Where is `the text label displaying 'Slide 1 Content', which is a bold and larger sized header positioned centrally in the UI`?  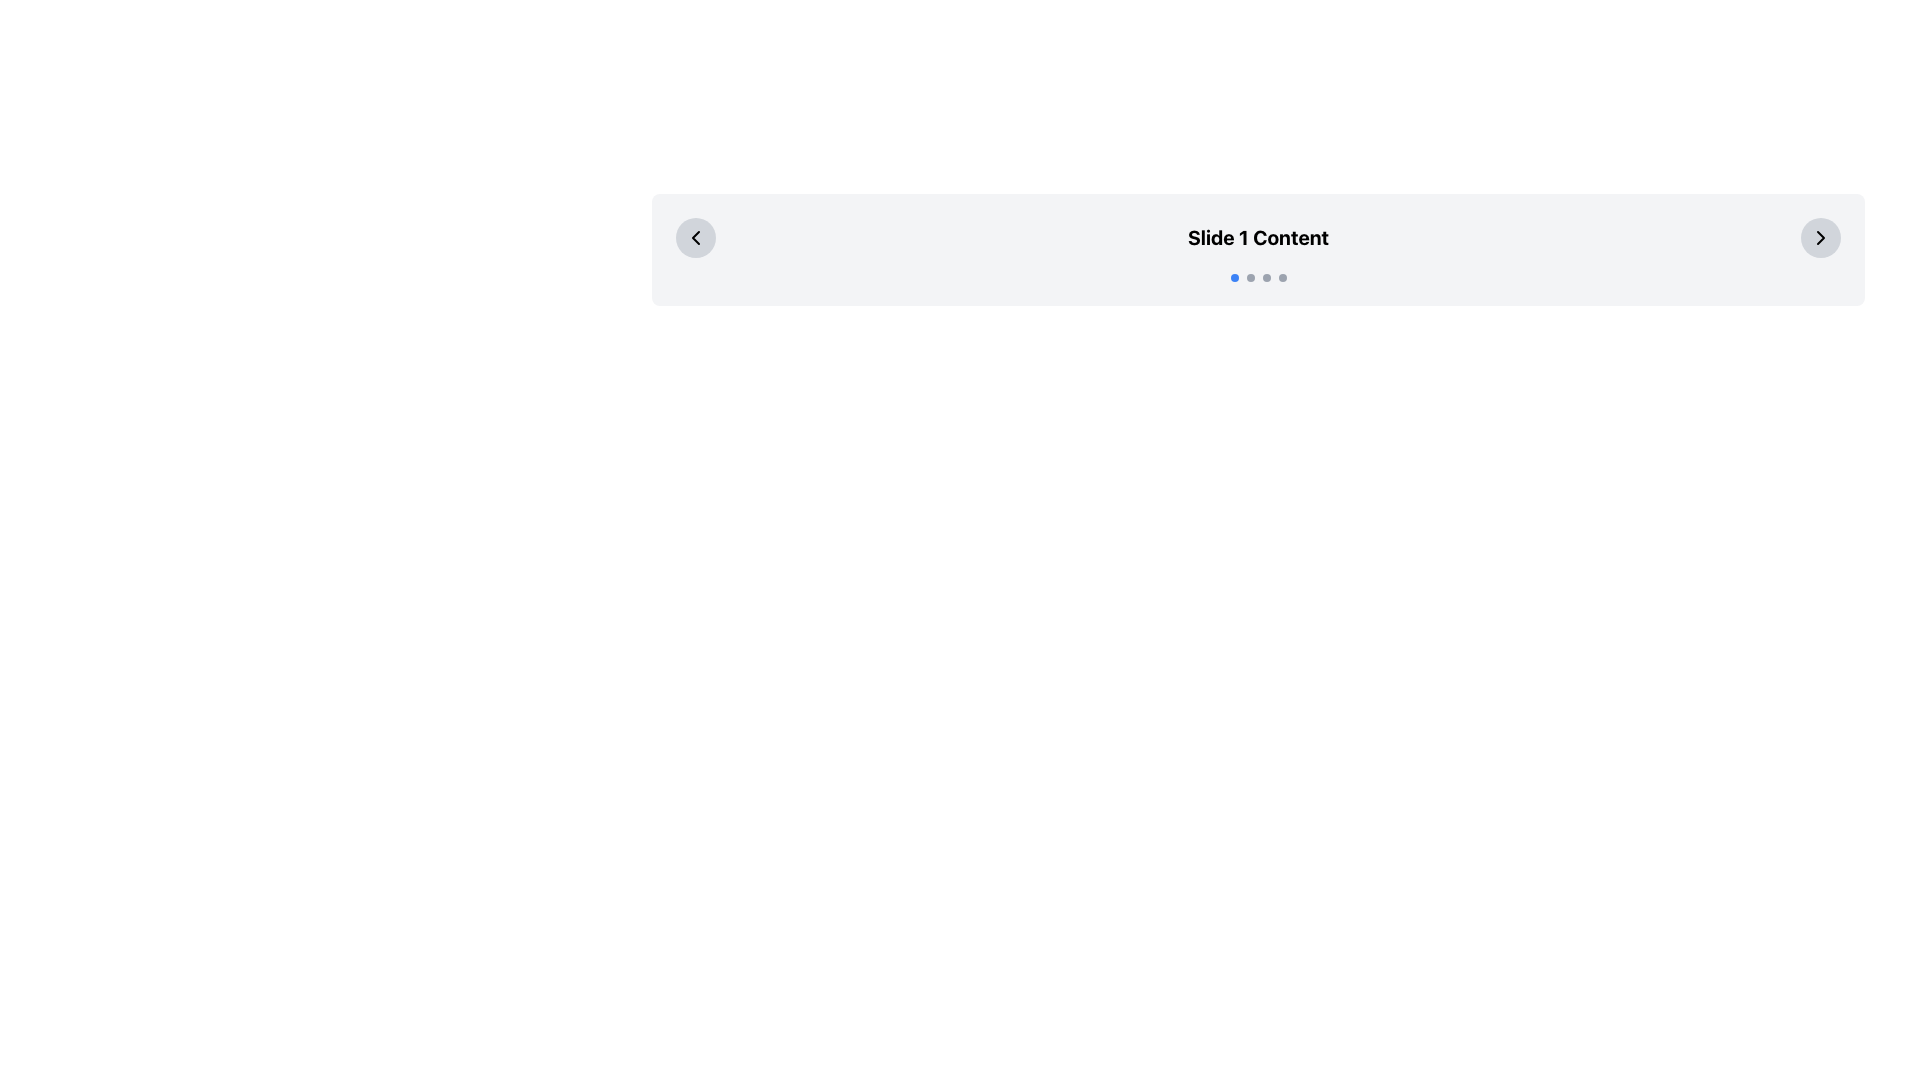
the text label displaying 'Slide 1 Content', which is a bold and larger sized header positioned centrally in the UI is located at coordinates (1257, 237).